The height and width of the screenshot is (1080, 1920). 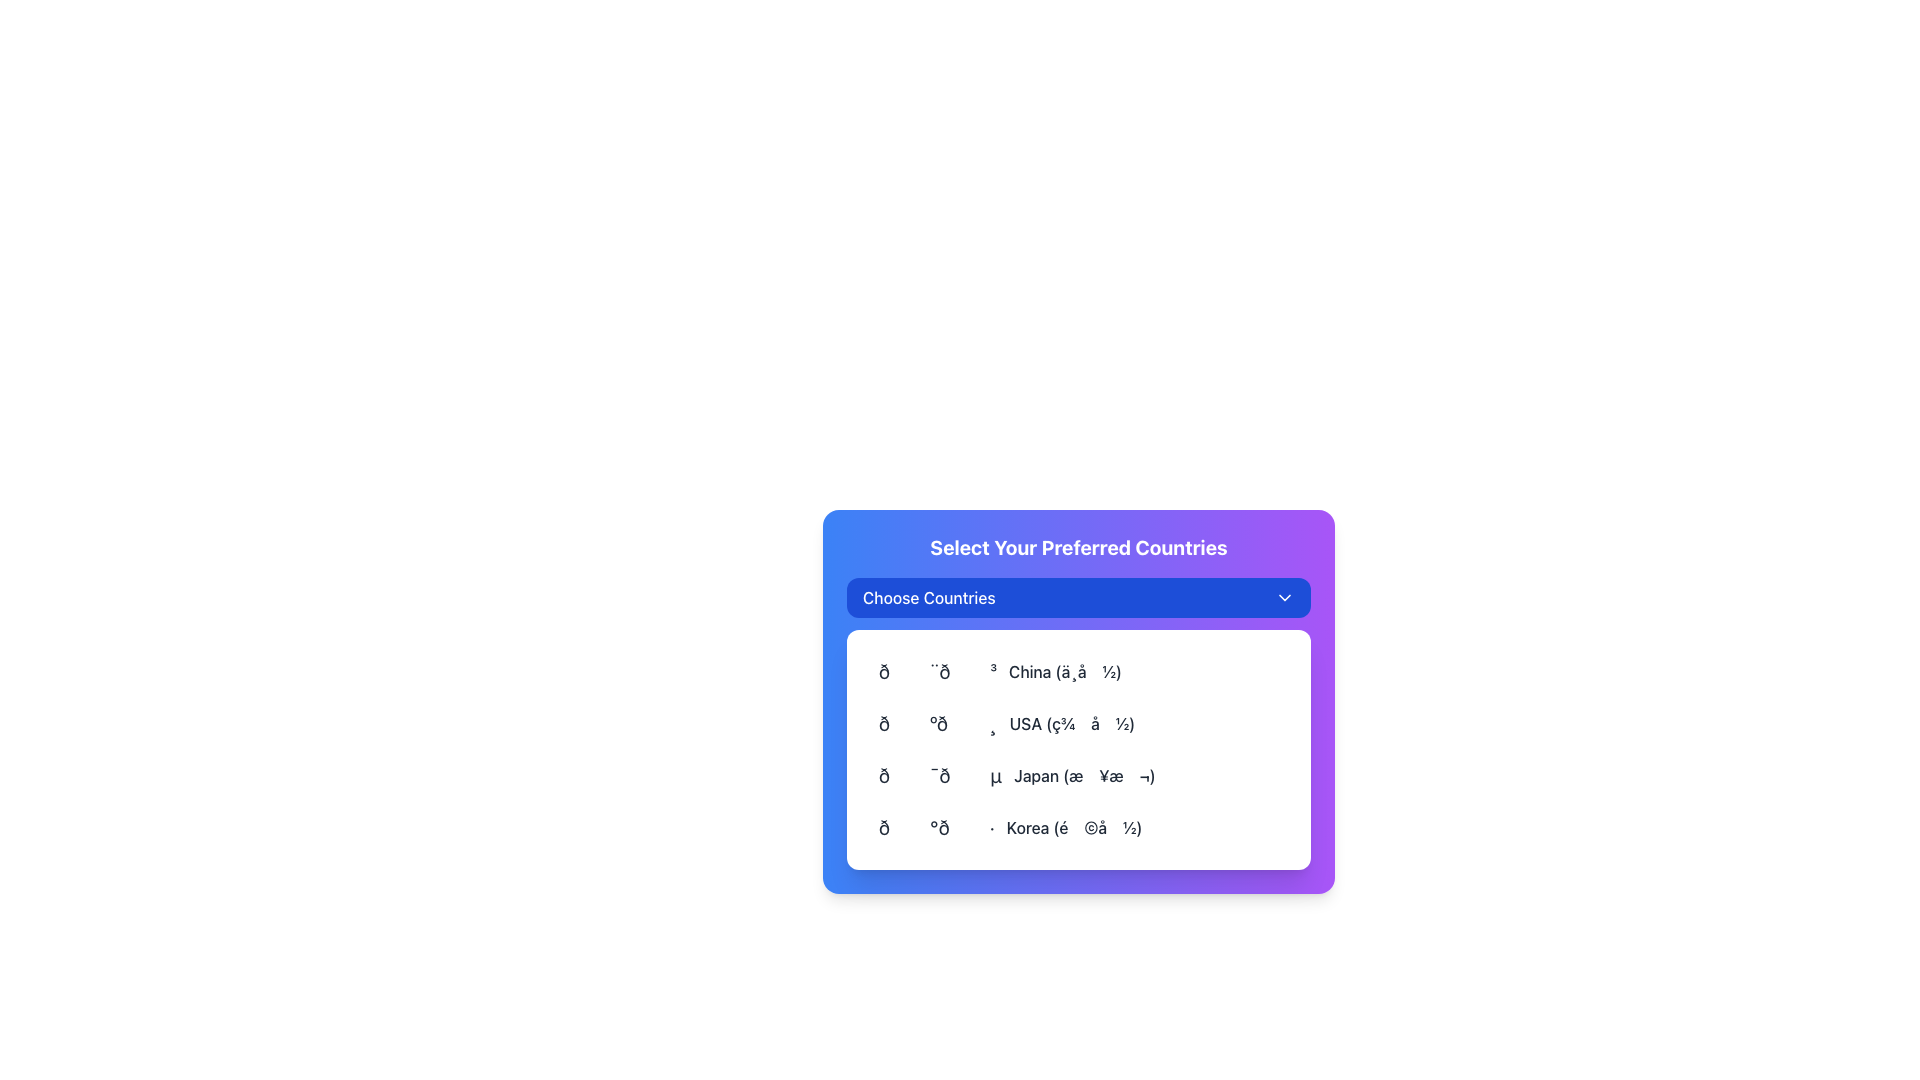 I want to click on the 'USA' dropdown menu option, so click(x=1078, y=724).